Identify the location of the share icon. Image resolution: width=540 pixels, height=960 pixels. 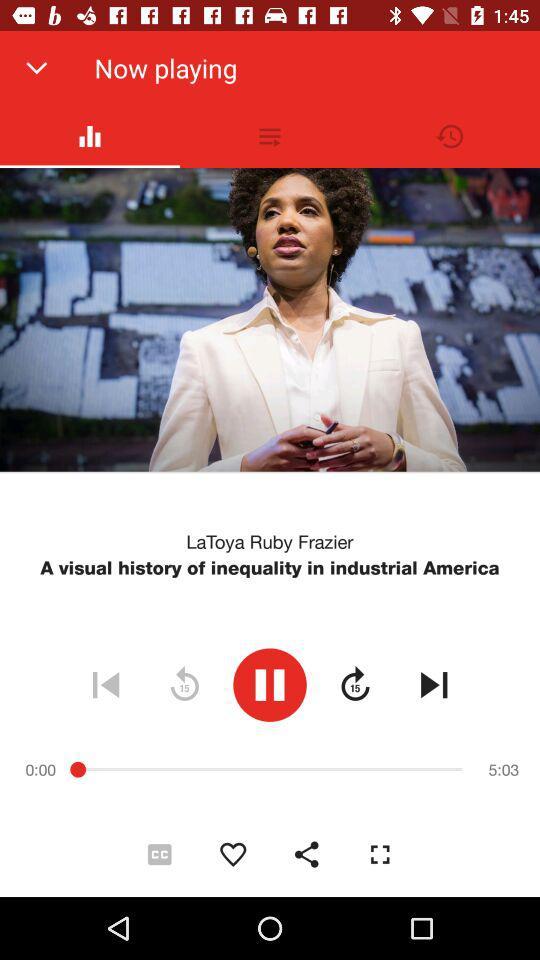
(306, 853).